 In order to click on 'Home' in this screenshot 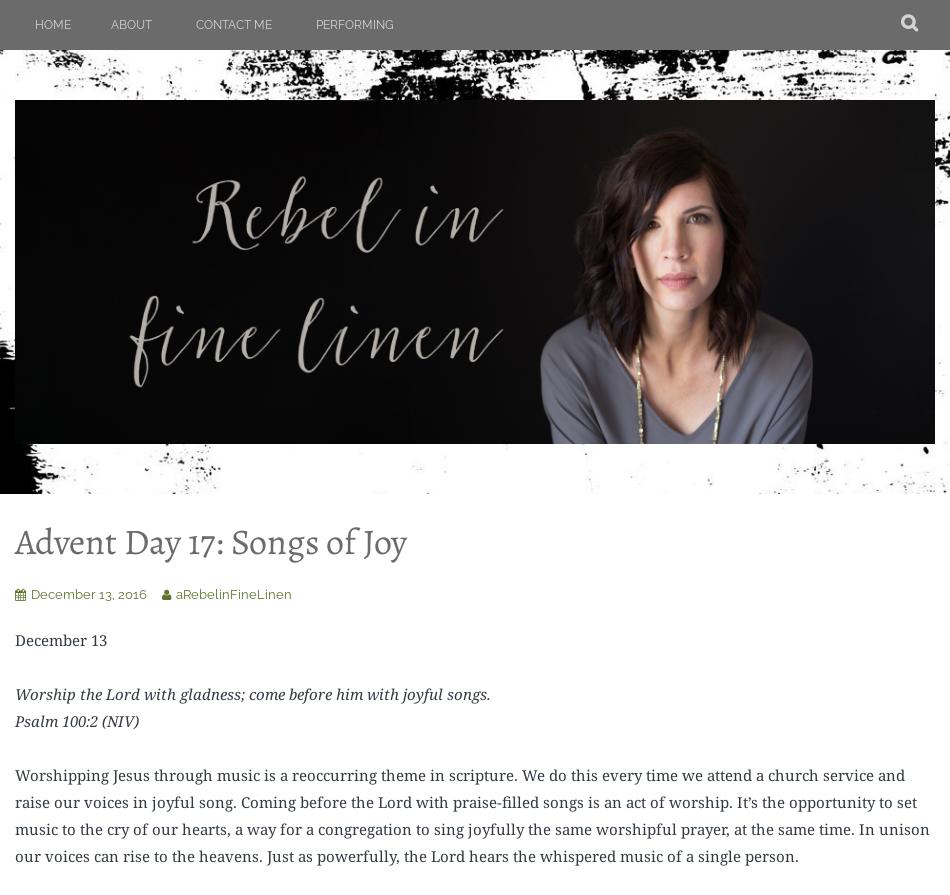, I will do `click(53, 24)`.